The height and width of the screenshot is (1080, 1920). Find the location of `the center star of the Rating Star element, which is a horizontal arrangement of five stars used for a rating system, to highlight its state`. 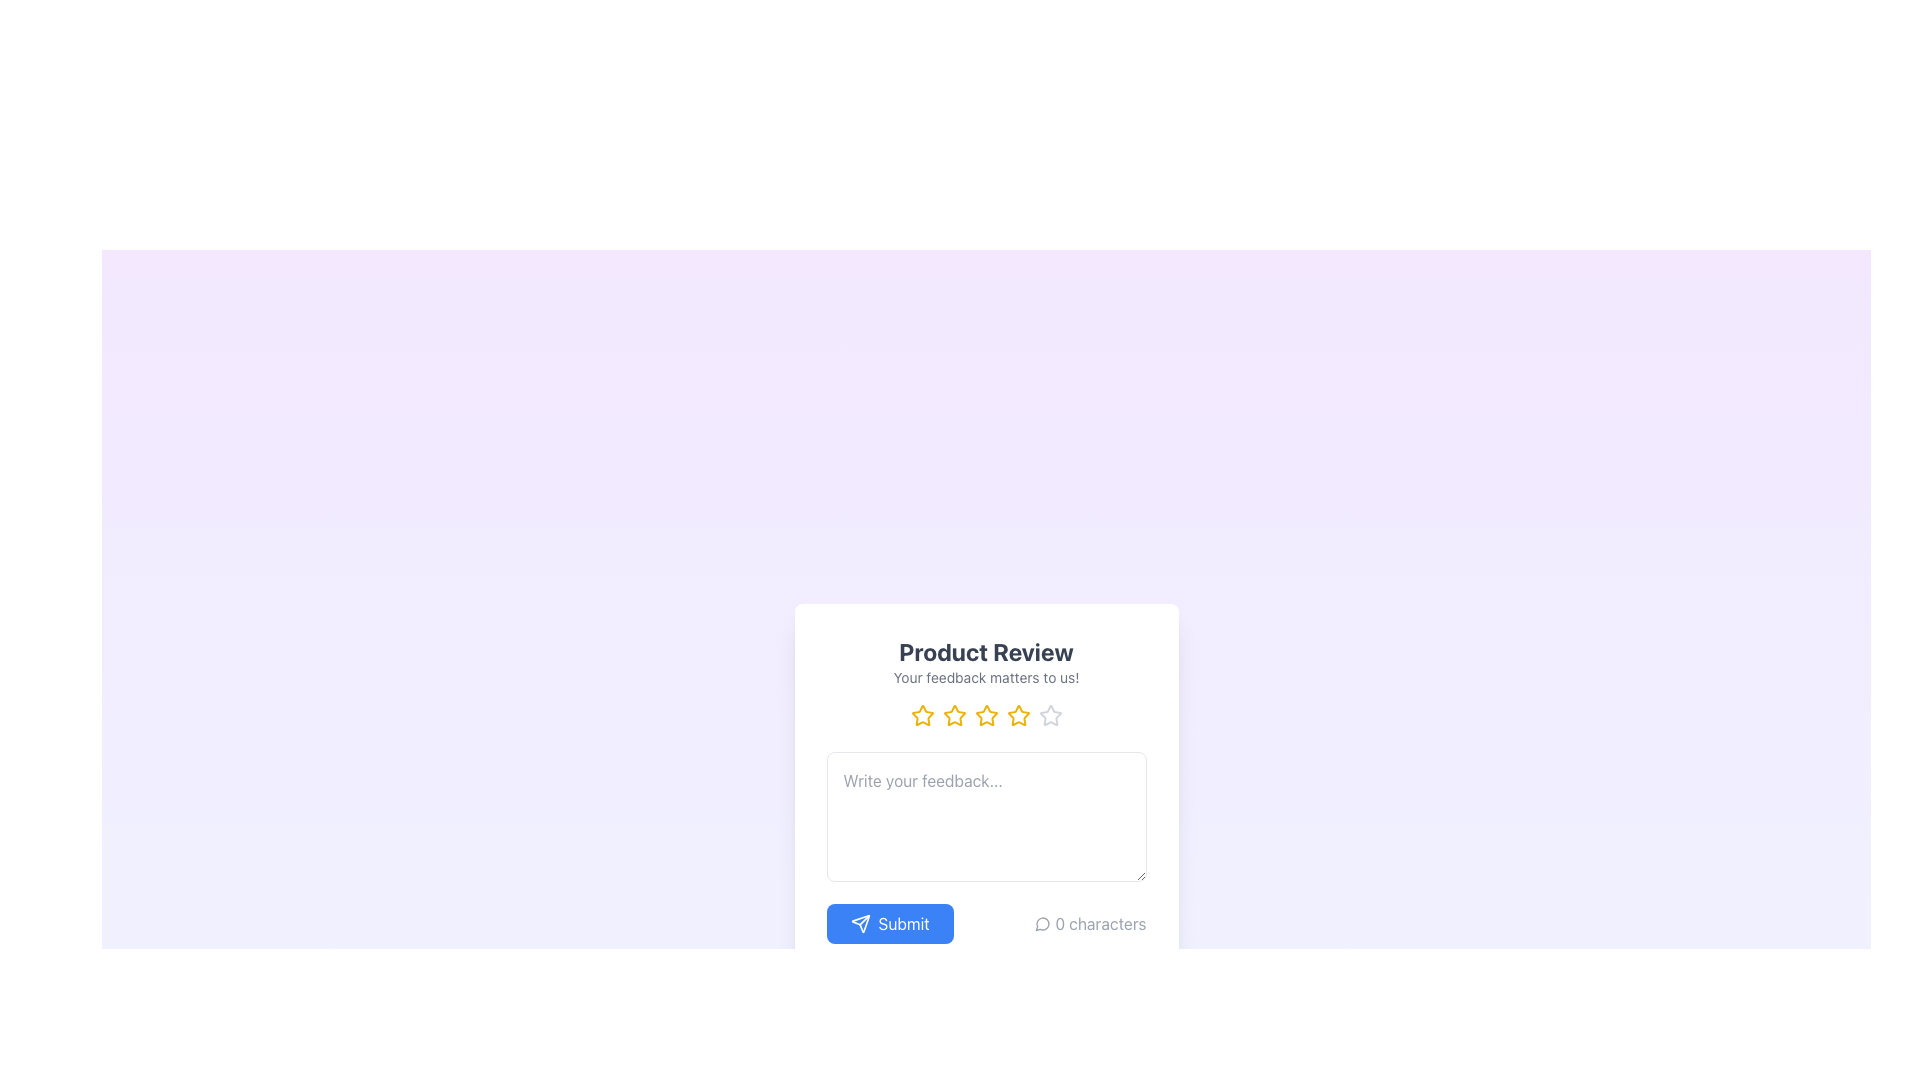

the center star of the Rating Star element, which is a horizontal arrangement of five stars used for a rating system, to highlight its state is located at coordinates (986, 715).